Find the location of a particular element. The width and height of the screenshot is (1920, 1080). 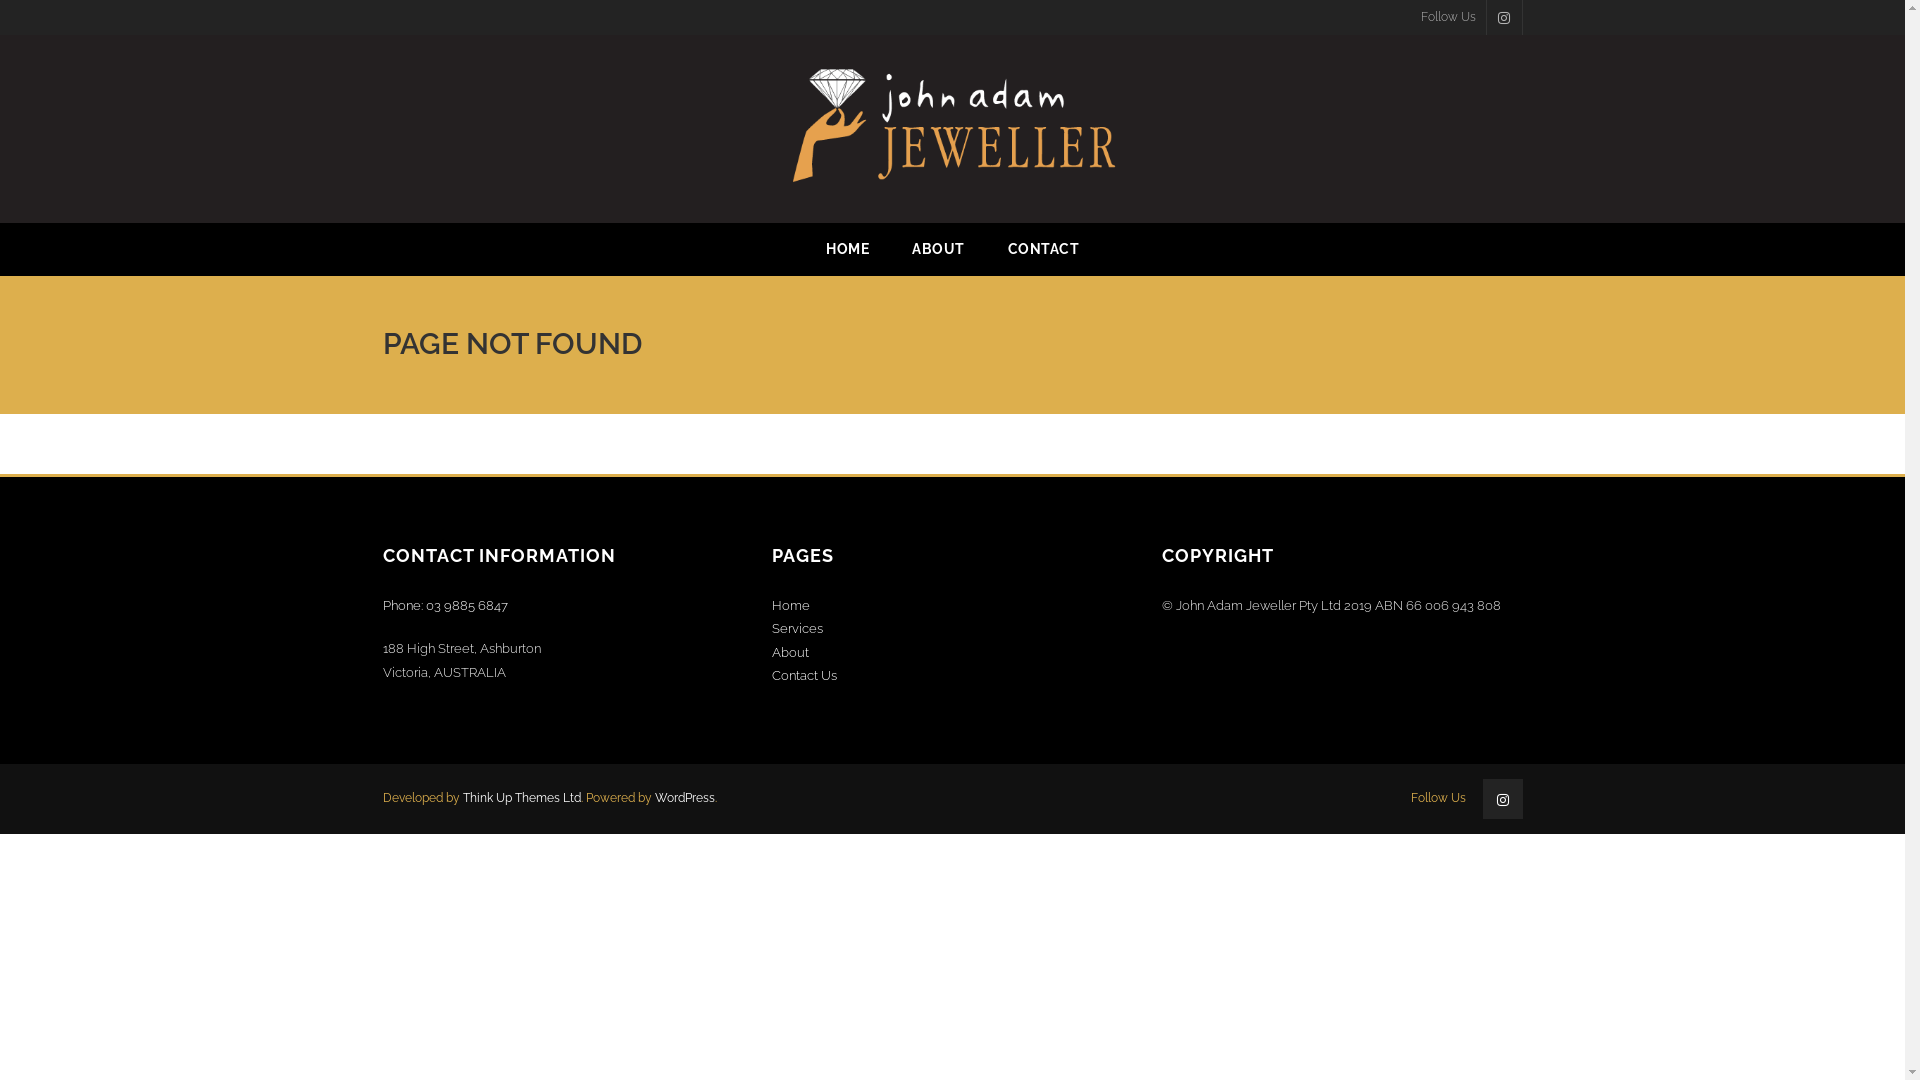

'Home' is located at coordinates (790, 604).